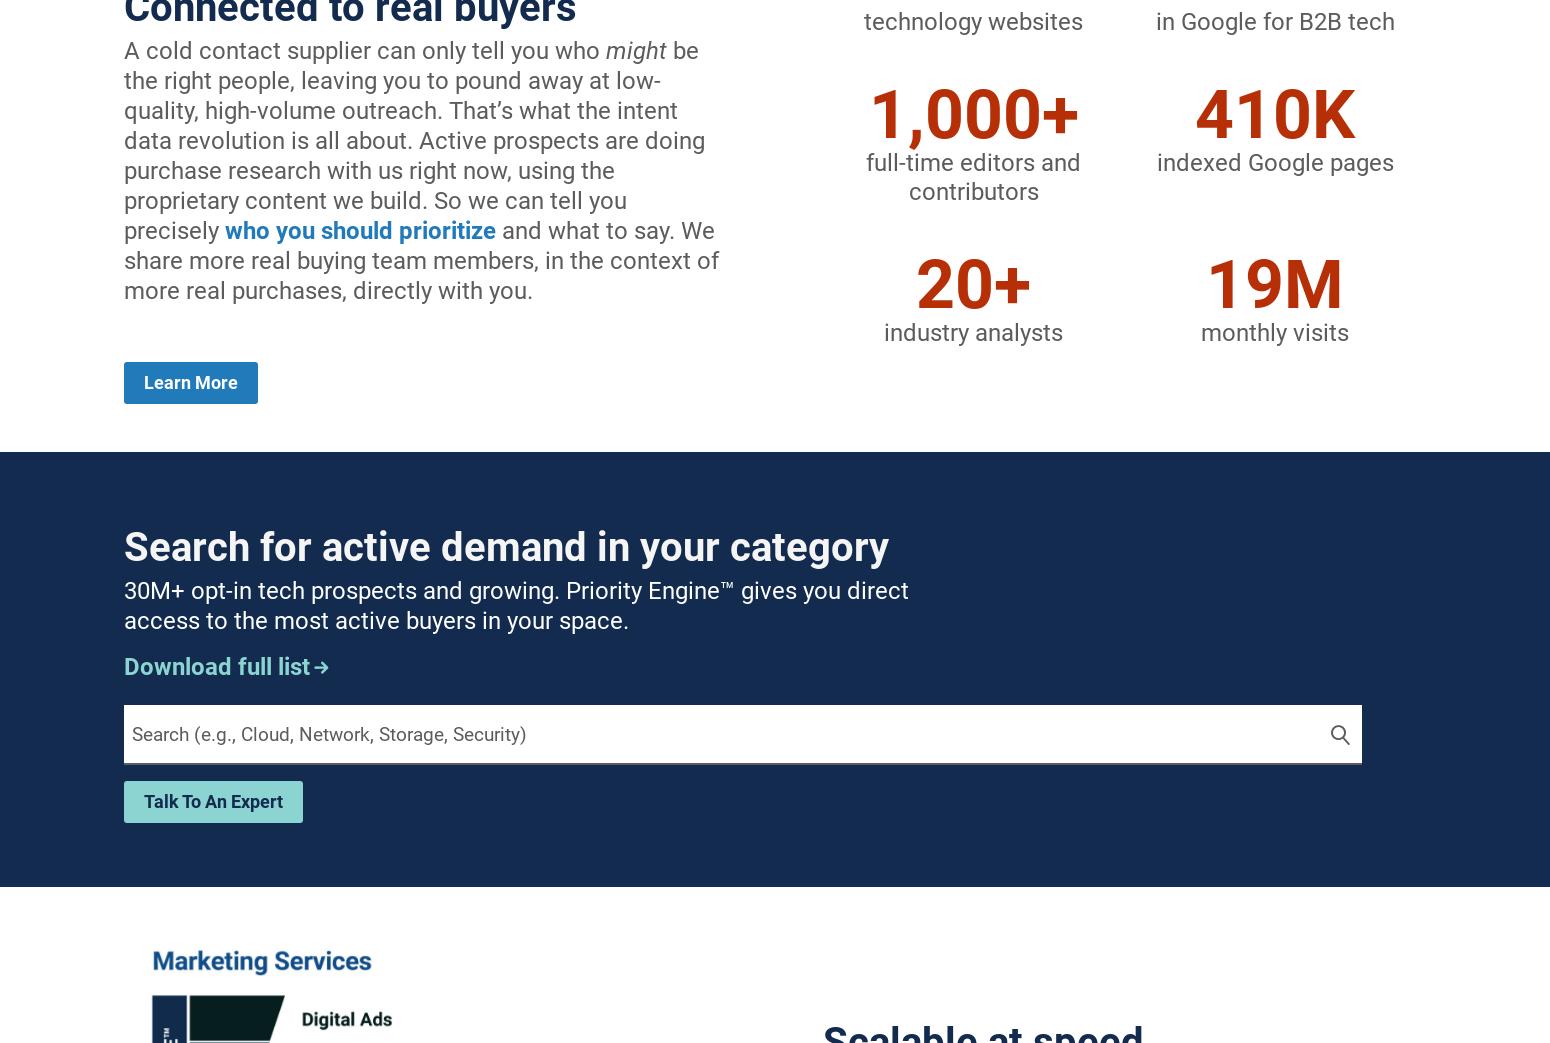 The width and height of the screenshot is (1550, 1043). I want to click on 'and what to say. We share more real buying team members, in the context of more real purchases, directly with you.', so click(421, 260).